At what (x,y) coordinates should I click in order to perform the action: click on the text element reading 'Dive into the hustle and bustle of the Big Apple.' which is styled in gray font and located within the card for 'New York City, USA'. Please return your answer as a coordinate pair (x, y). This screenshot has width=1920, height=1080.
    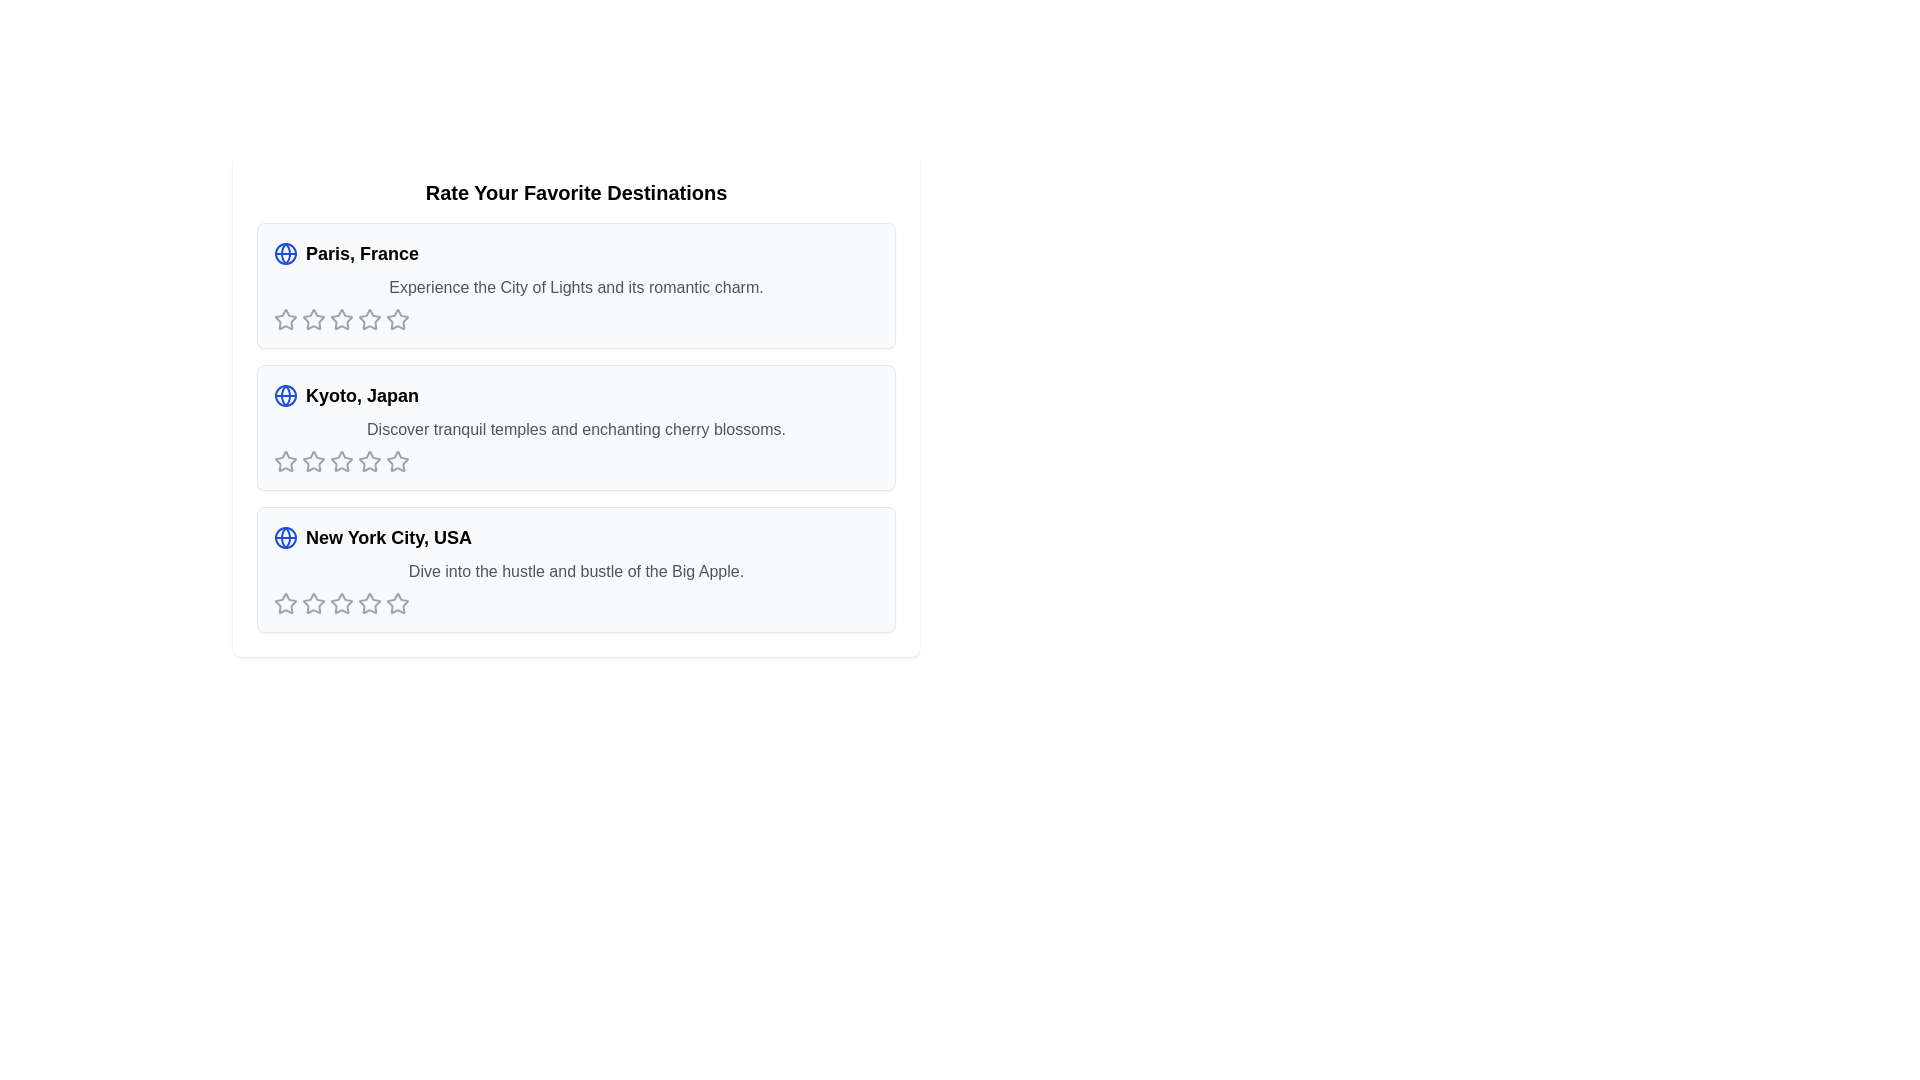
    Looking at the image, I should click on (575, 571).